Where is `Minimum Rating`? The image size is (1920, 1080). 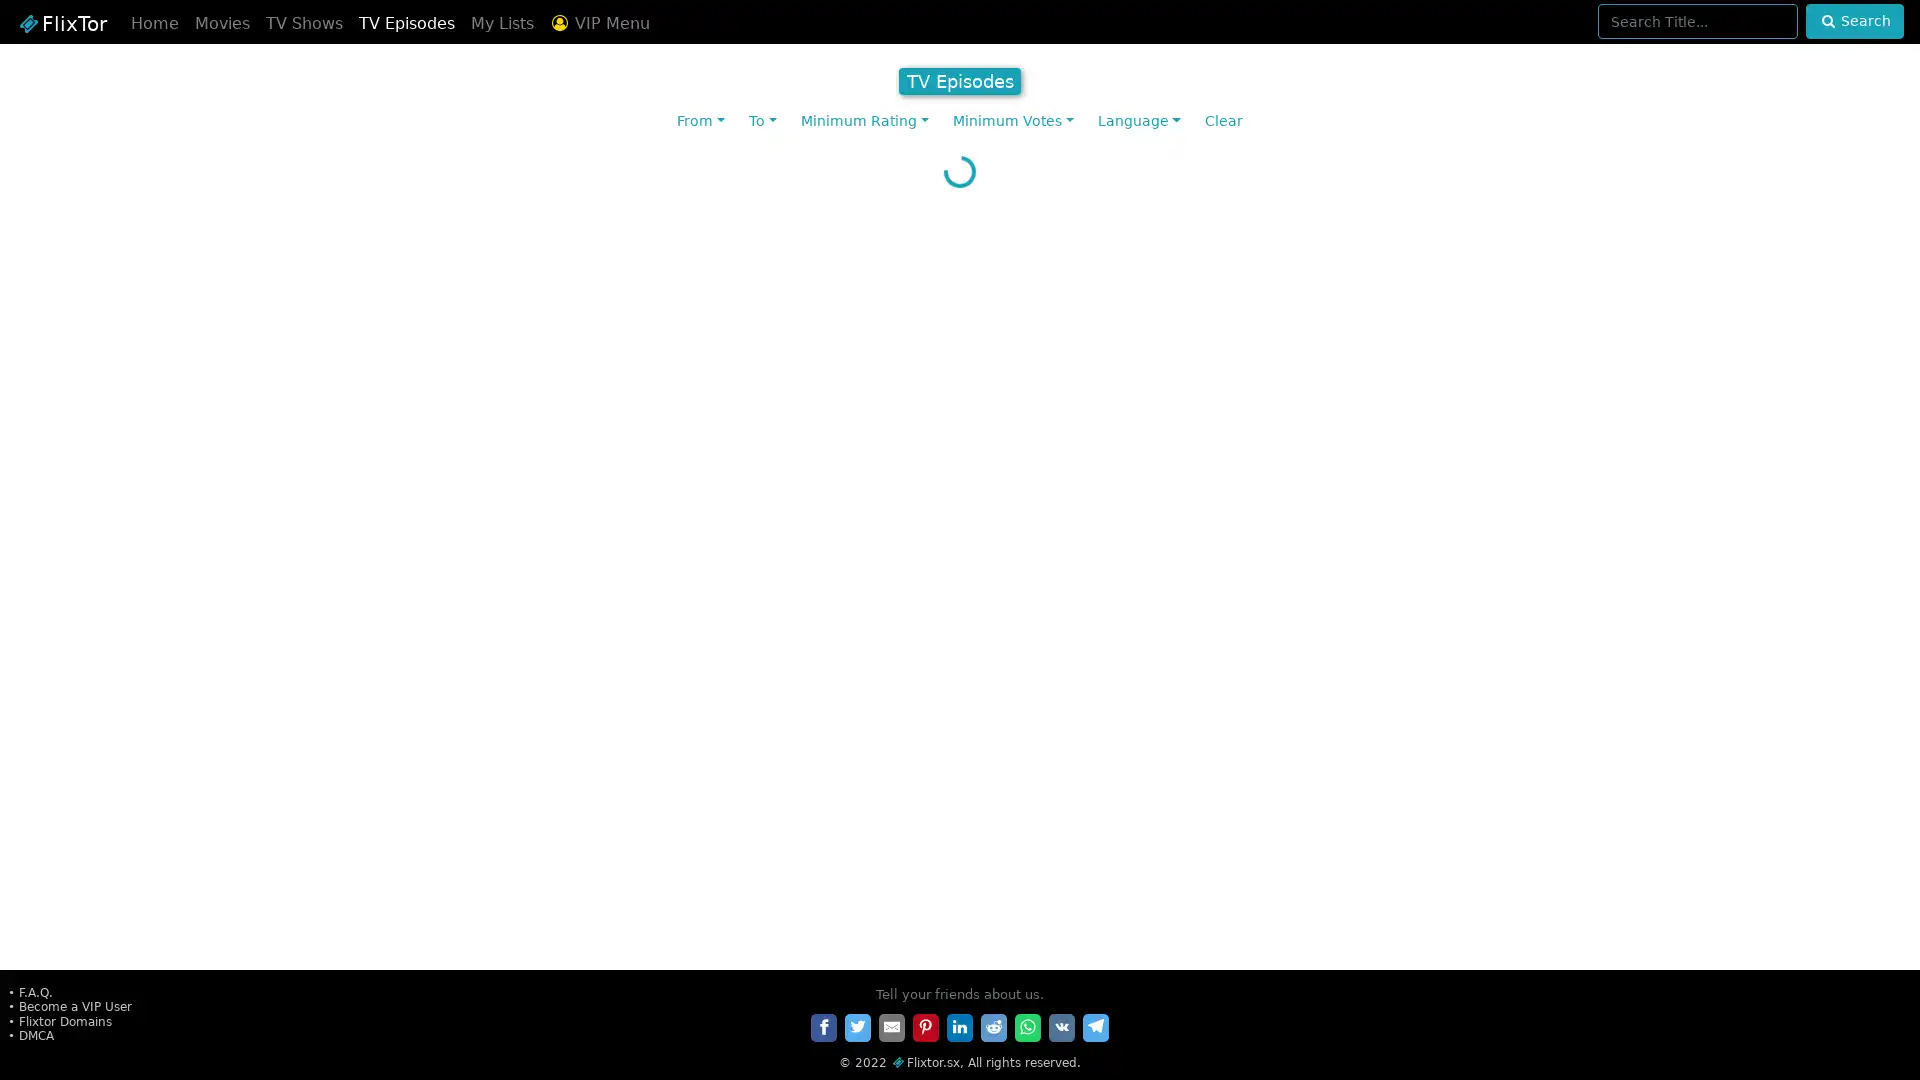
Minimum Rating is located at coordinates (864, 121).